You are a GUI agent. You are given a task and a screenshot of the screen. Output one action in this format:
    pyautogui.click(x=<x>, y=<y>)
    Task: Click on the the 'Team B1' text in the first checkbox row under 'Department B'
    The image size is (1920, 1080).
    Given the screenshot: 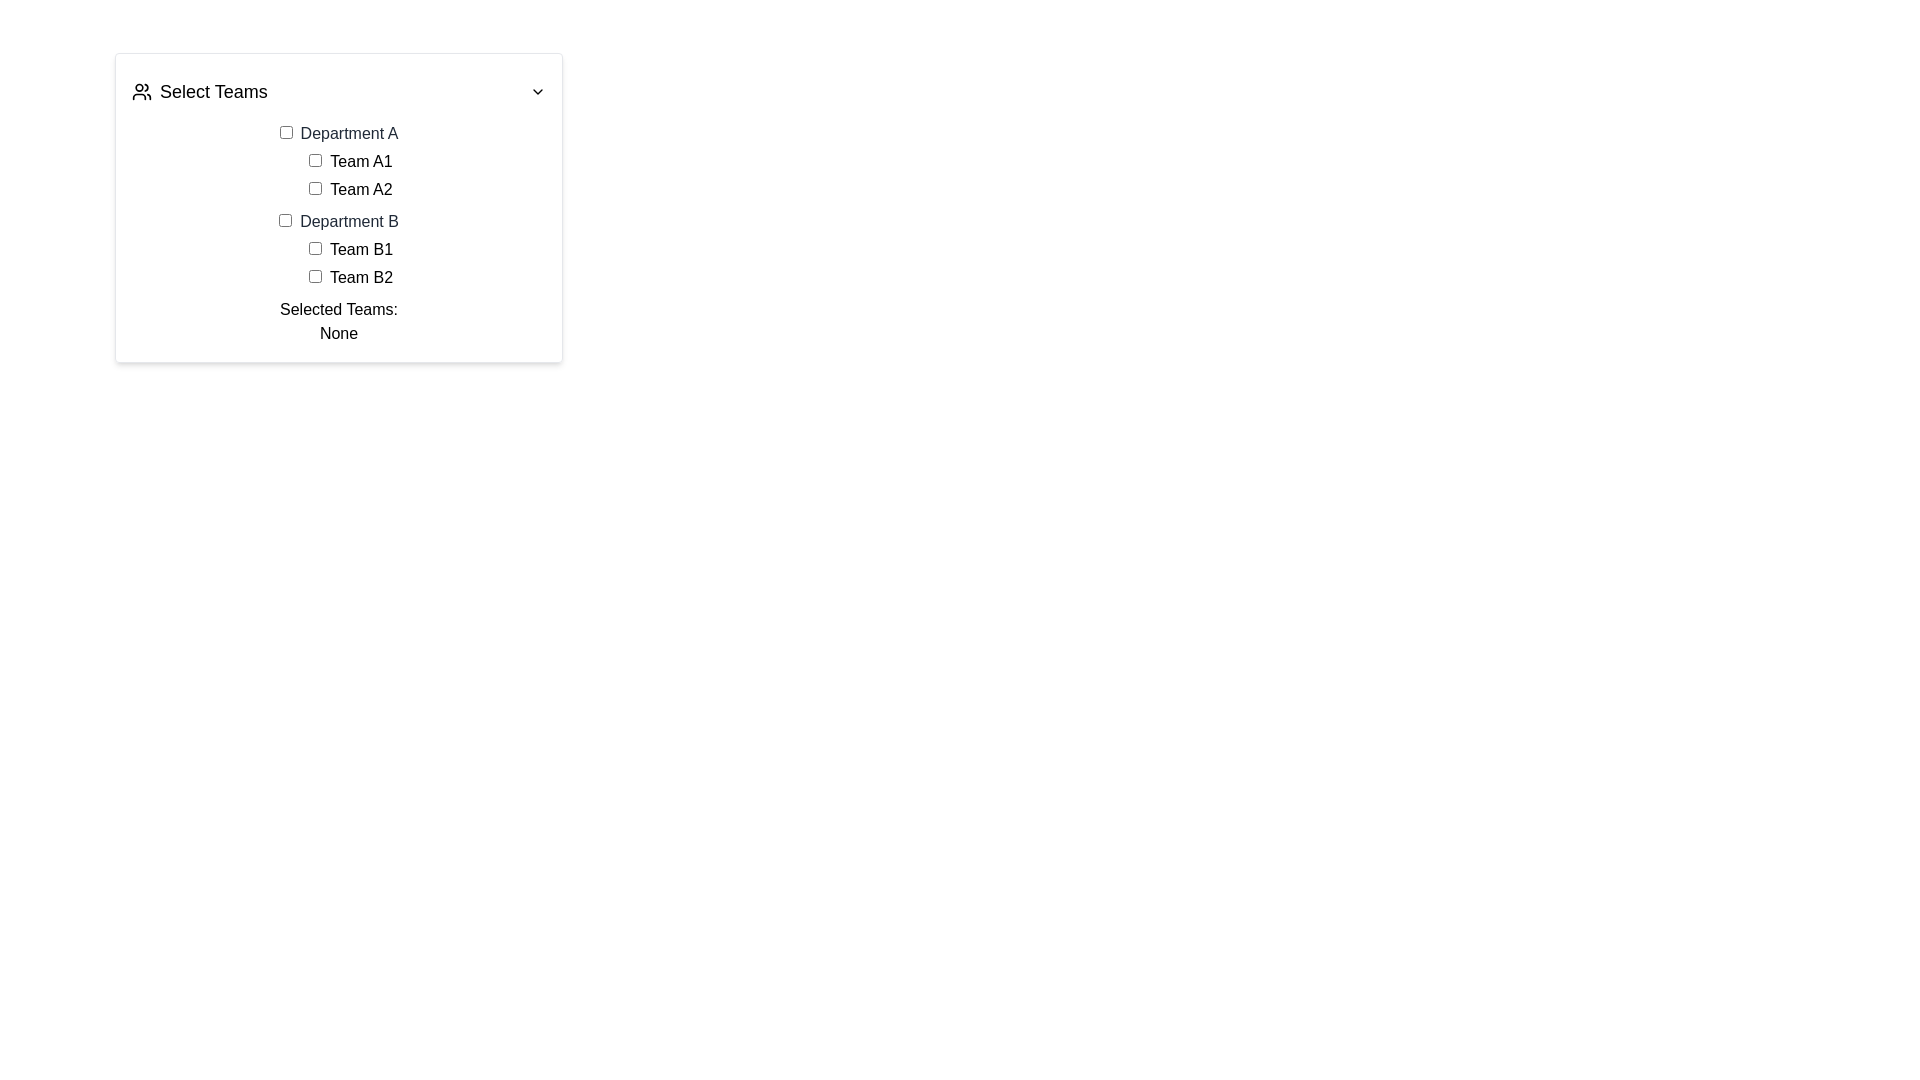 What is the action you would take?
    pyautogui.click(x=350, y=249)
    